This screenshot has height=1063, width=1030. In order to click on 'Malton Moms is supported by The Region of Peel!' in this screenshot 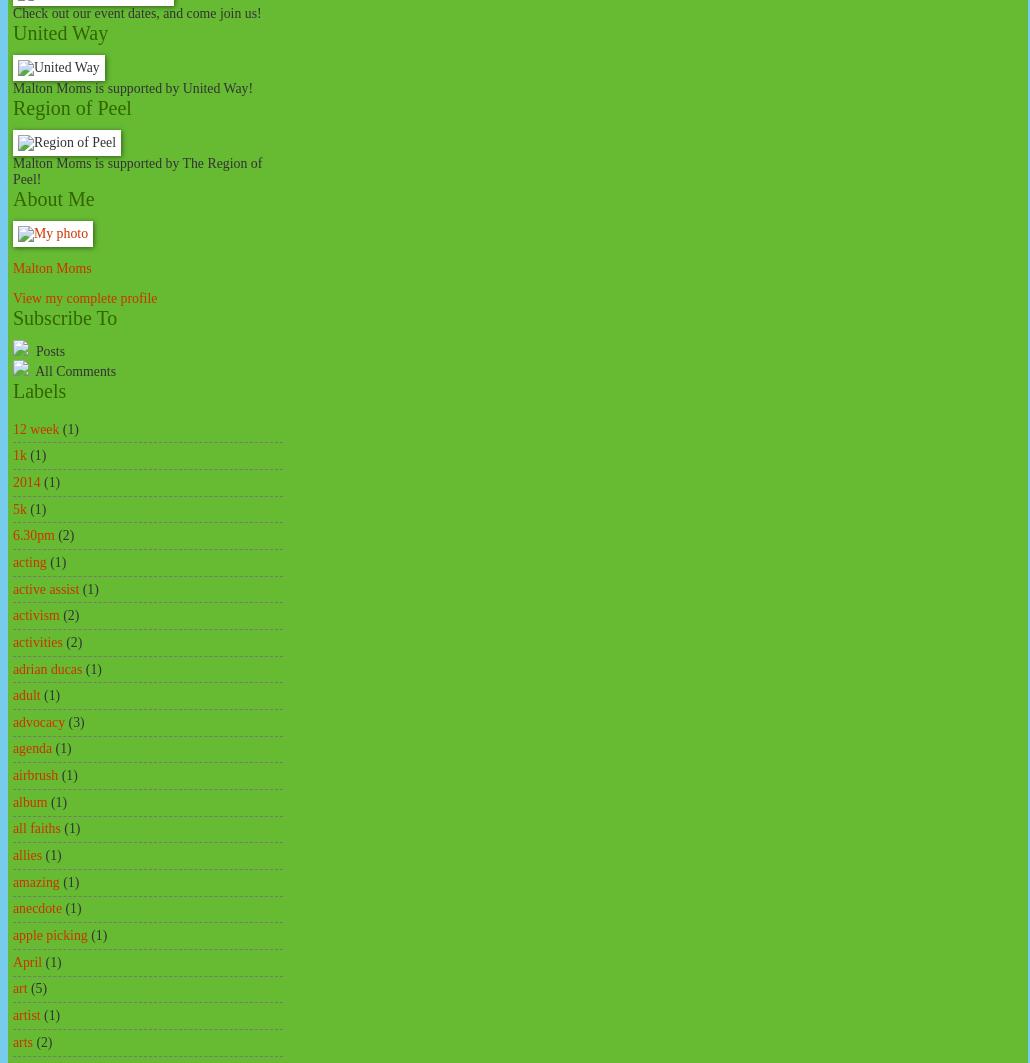, I will do `click(136, 171)`.